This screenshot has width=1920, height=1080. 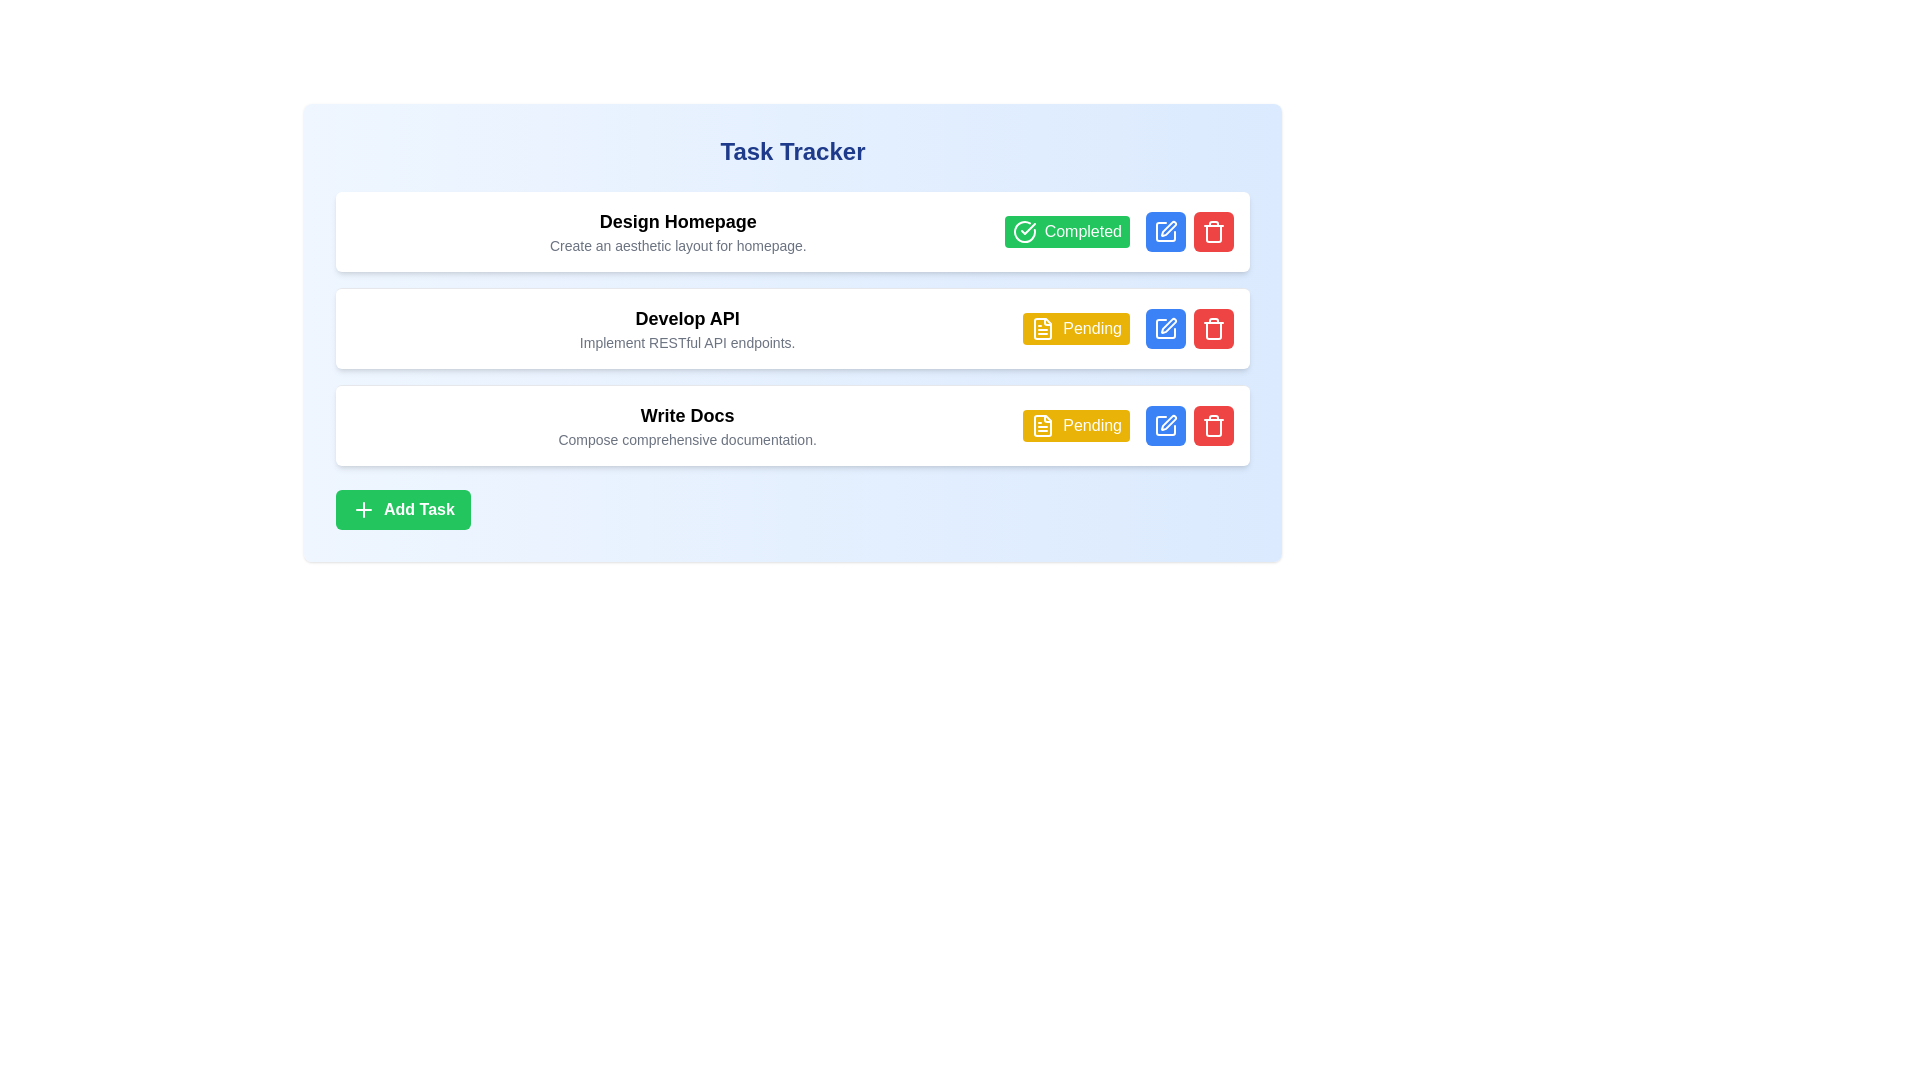 I want to click on the edit button located to the right of the green 'Completed' button in the first task row of the task management interface to change its color, so click(x=1166, y=230).